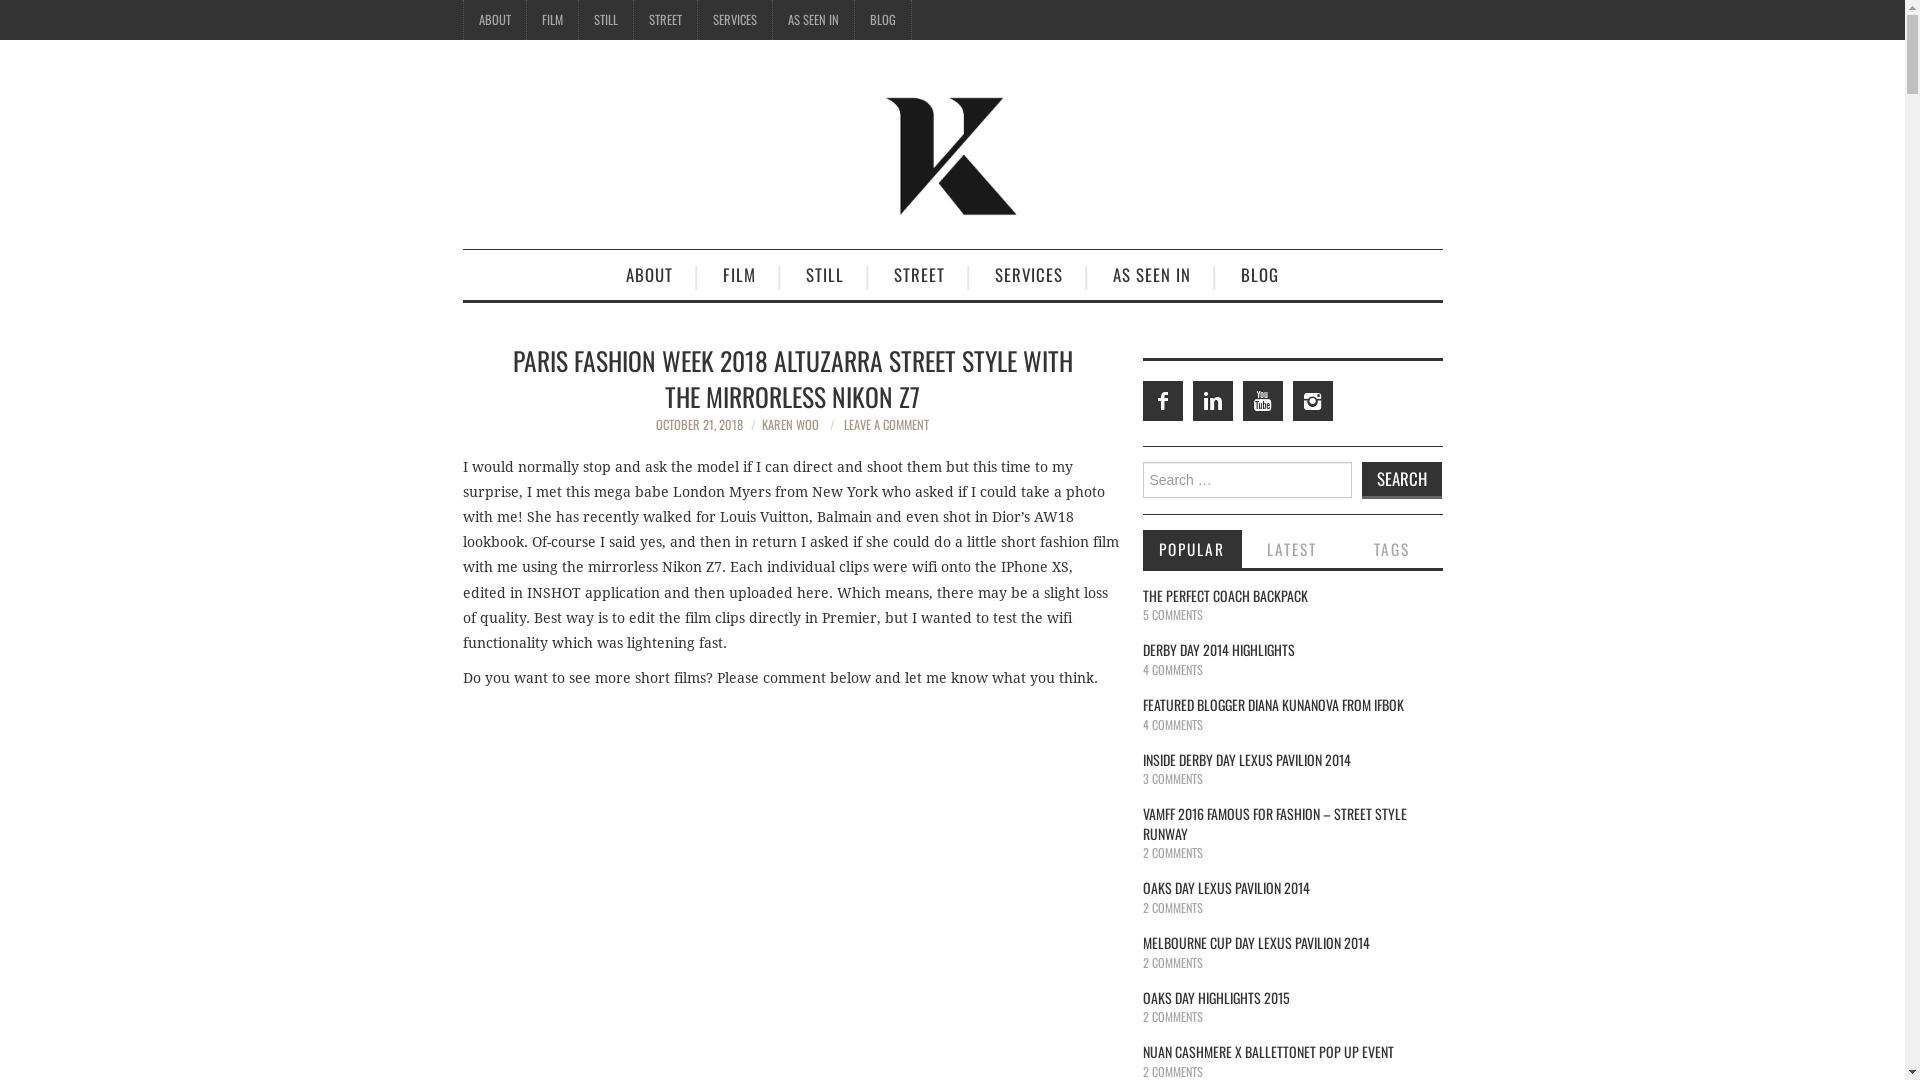 The width and height of the screenshot is (1920, 1080). Describe the element at coordinates (812, 19) in the screenshot. I see `'AS SEEN IN'` at that location.